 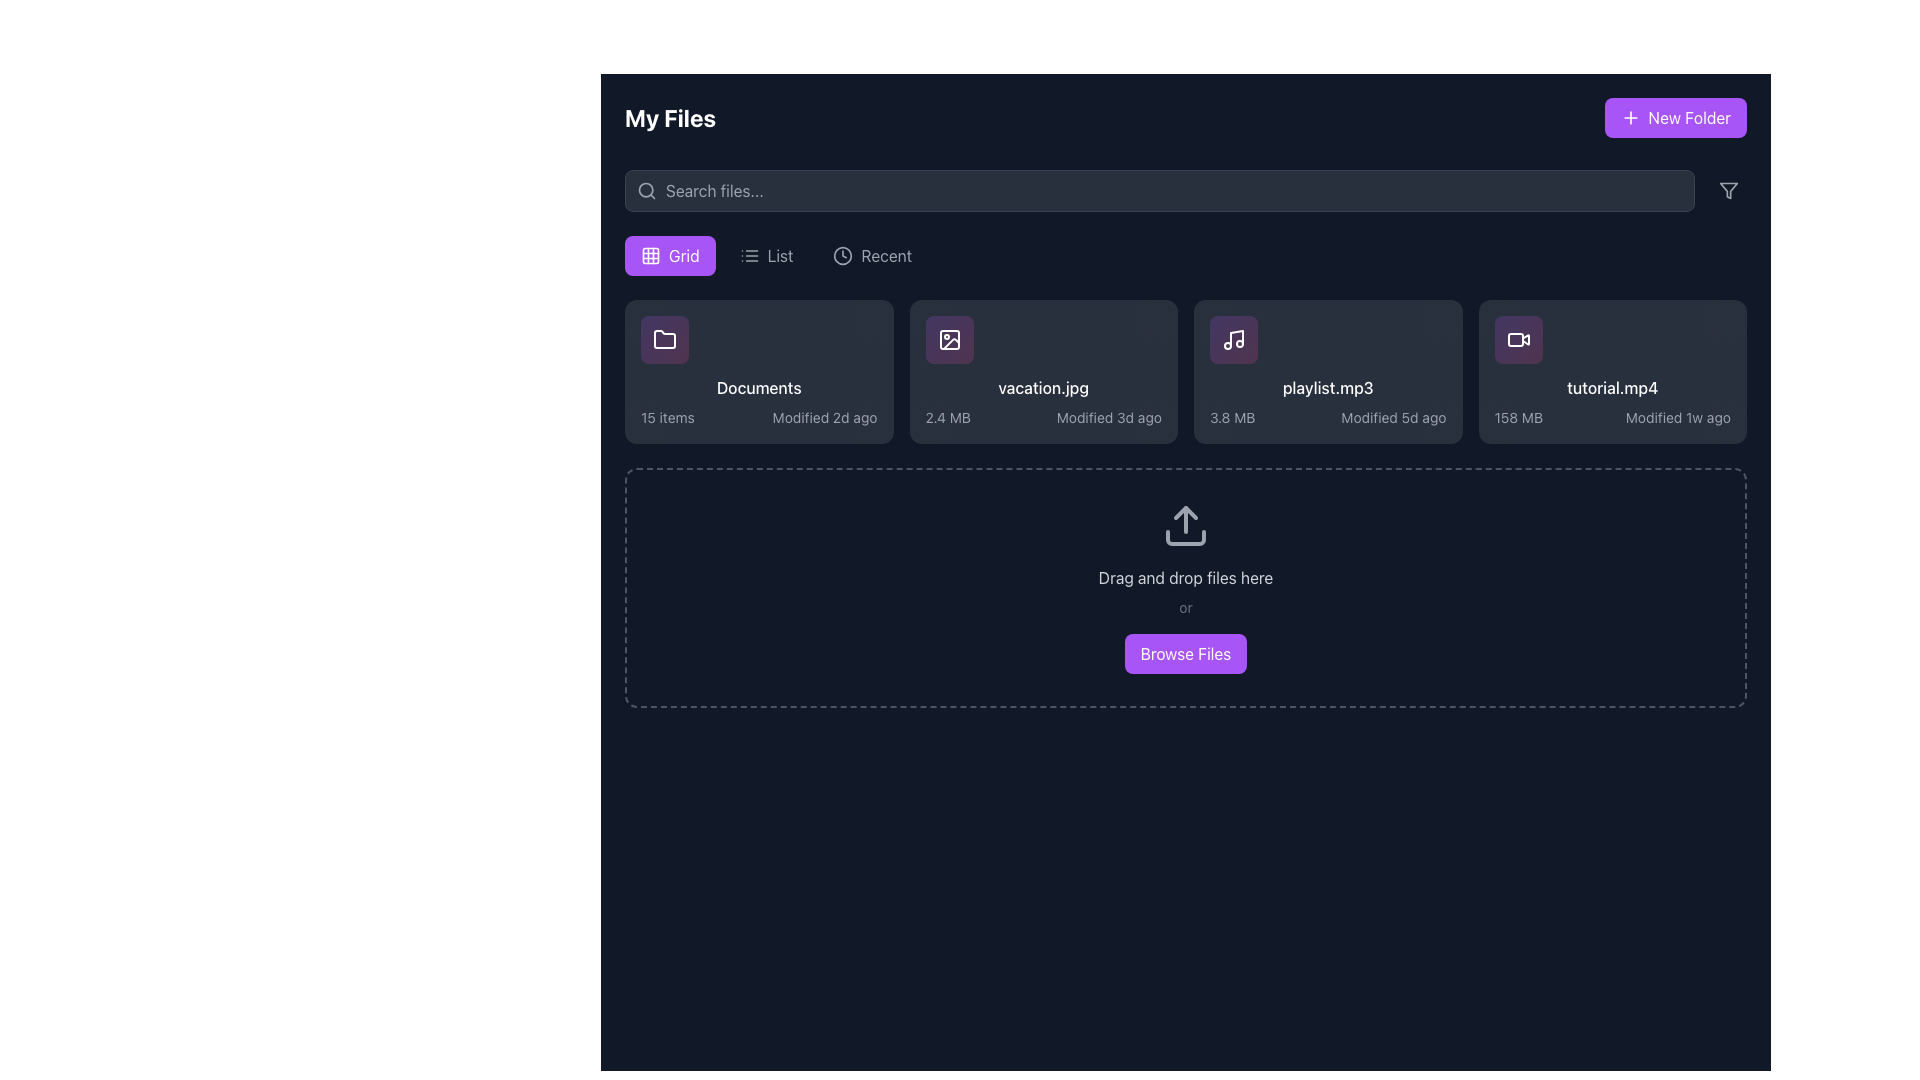 I want to click on the 'Browse Files' button, which has a vivid purple background and white text, to observe its hover effect, so click(x=1185, y=654).